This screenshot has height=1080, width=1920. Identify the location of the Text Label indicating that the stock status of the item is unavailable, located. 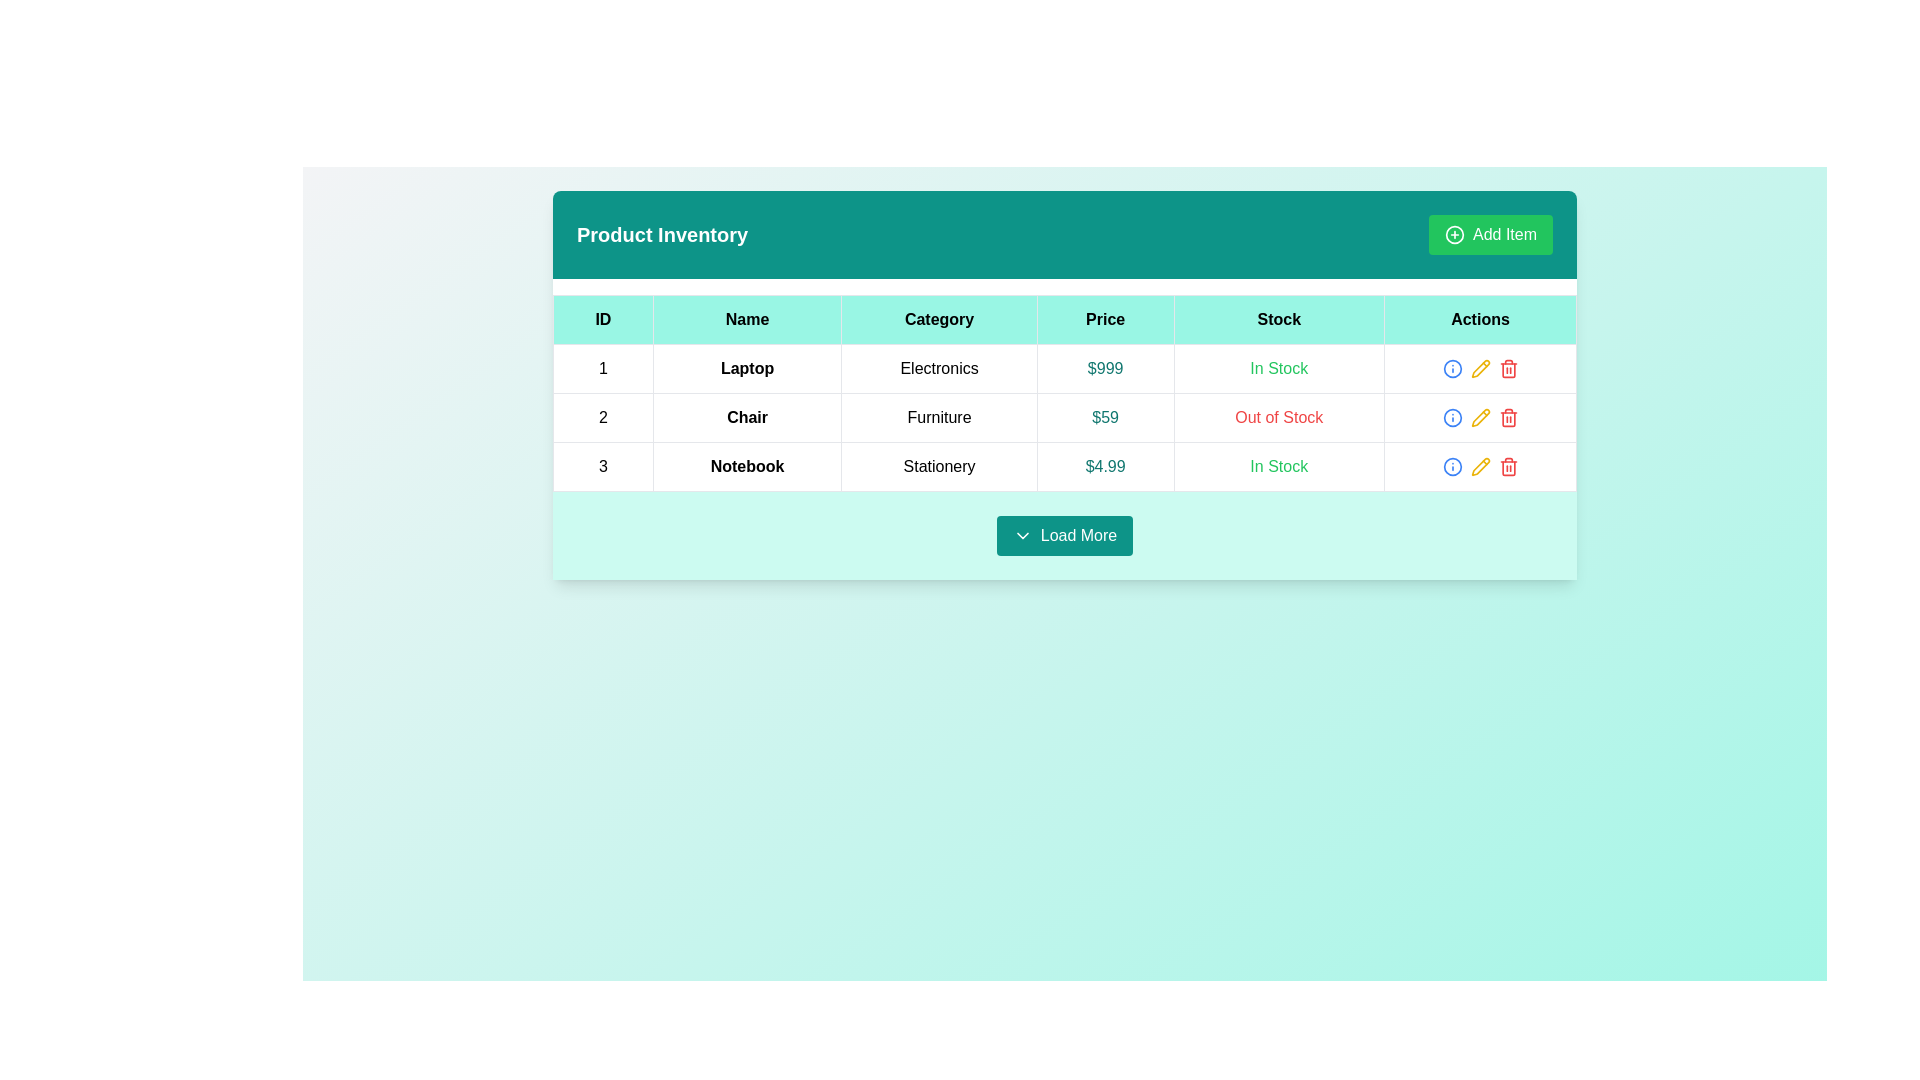
(1278, 416).